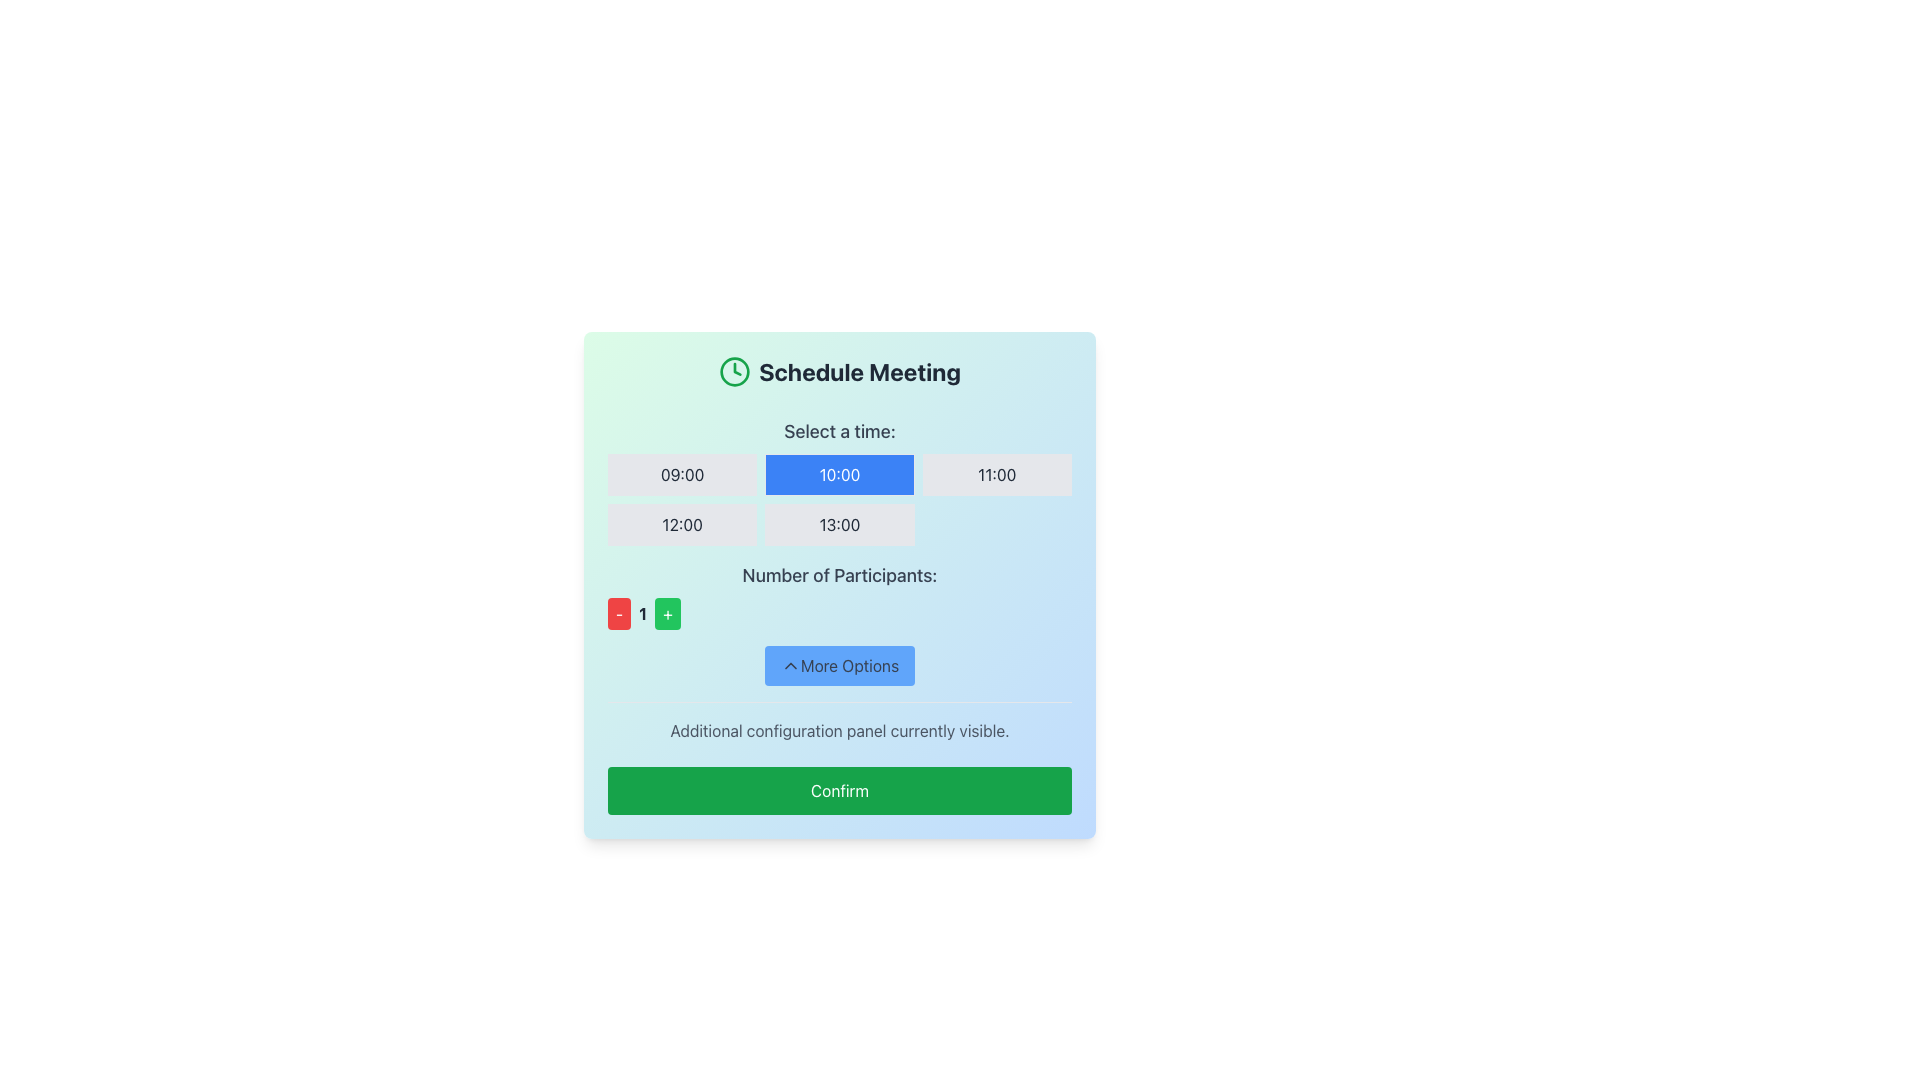 This screenshot has height=1080, width=1920. Describe the element at coordinates (840, 482) in the screenshot. I see `the highlighted button '10:00'` at that location.